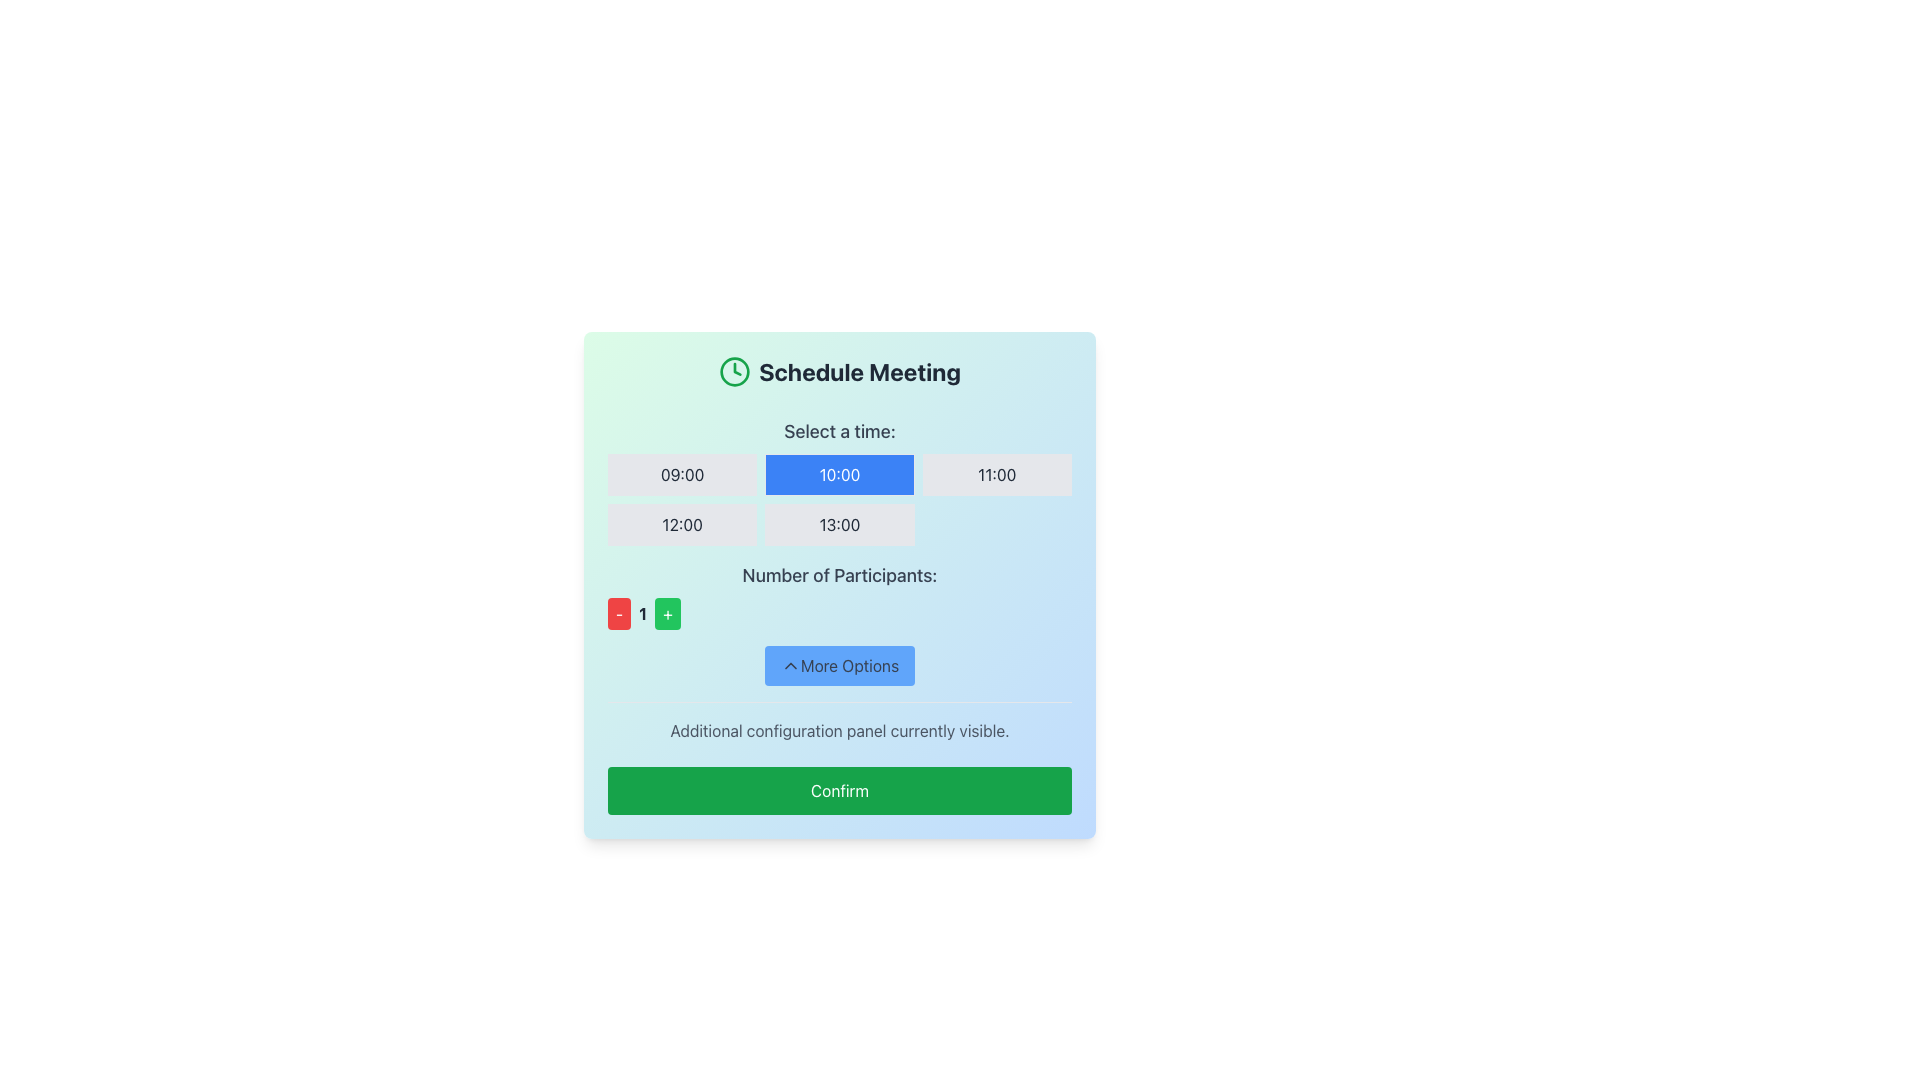 This screenshot has height=1080, width=1920. Describe the element at coordinates (840, 482) in the screenshot. I see `the highlighted button '10:00'` at that location.